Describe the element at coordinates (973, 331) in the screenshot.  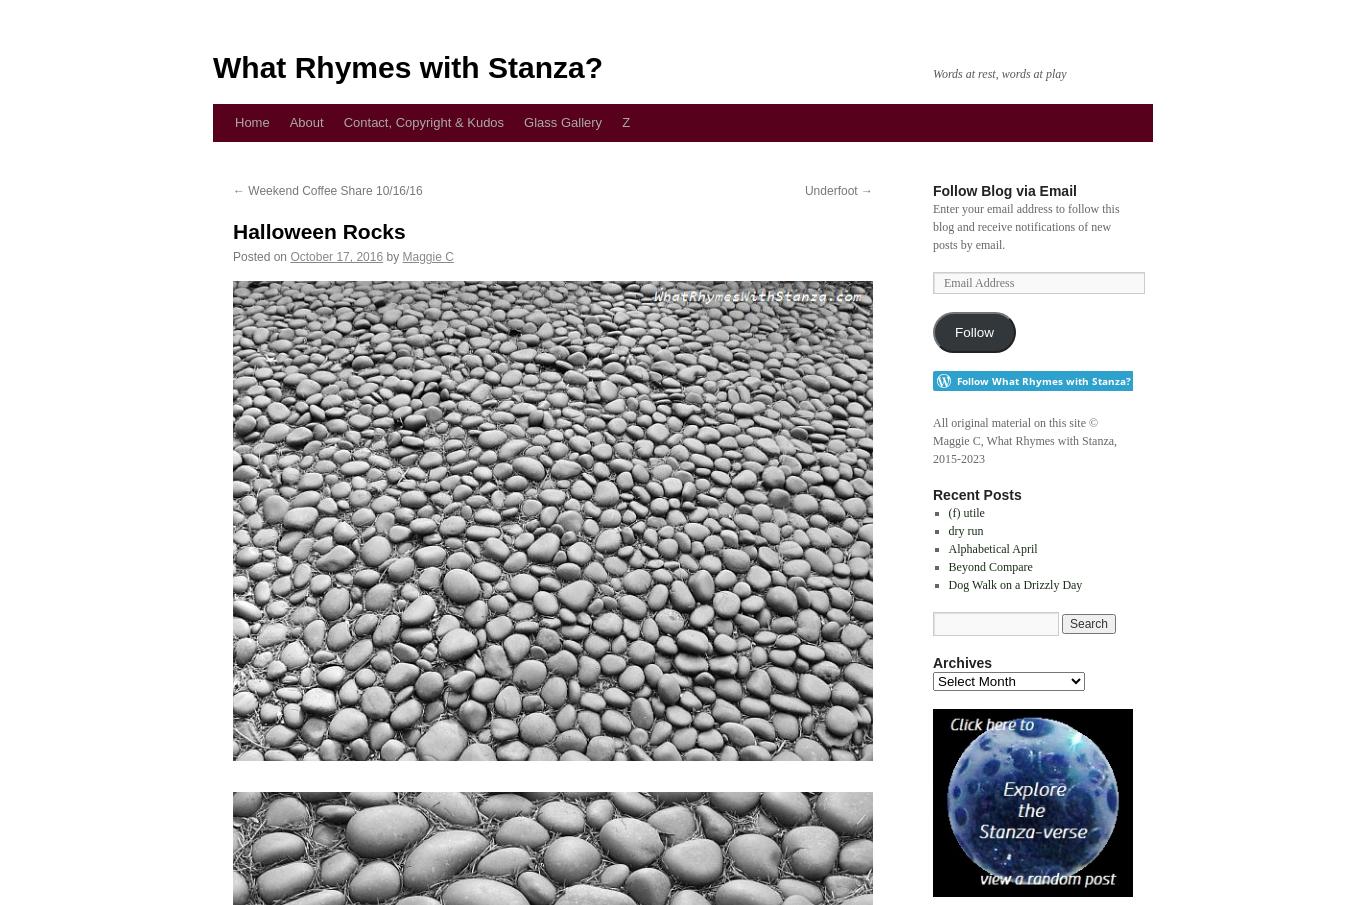
I see `'Follow'` at that location.